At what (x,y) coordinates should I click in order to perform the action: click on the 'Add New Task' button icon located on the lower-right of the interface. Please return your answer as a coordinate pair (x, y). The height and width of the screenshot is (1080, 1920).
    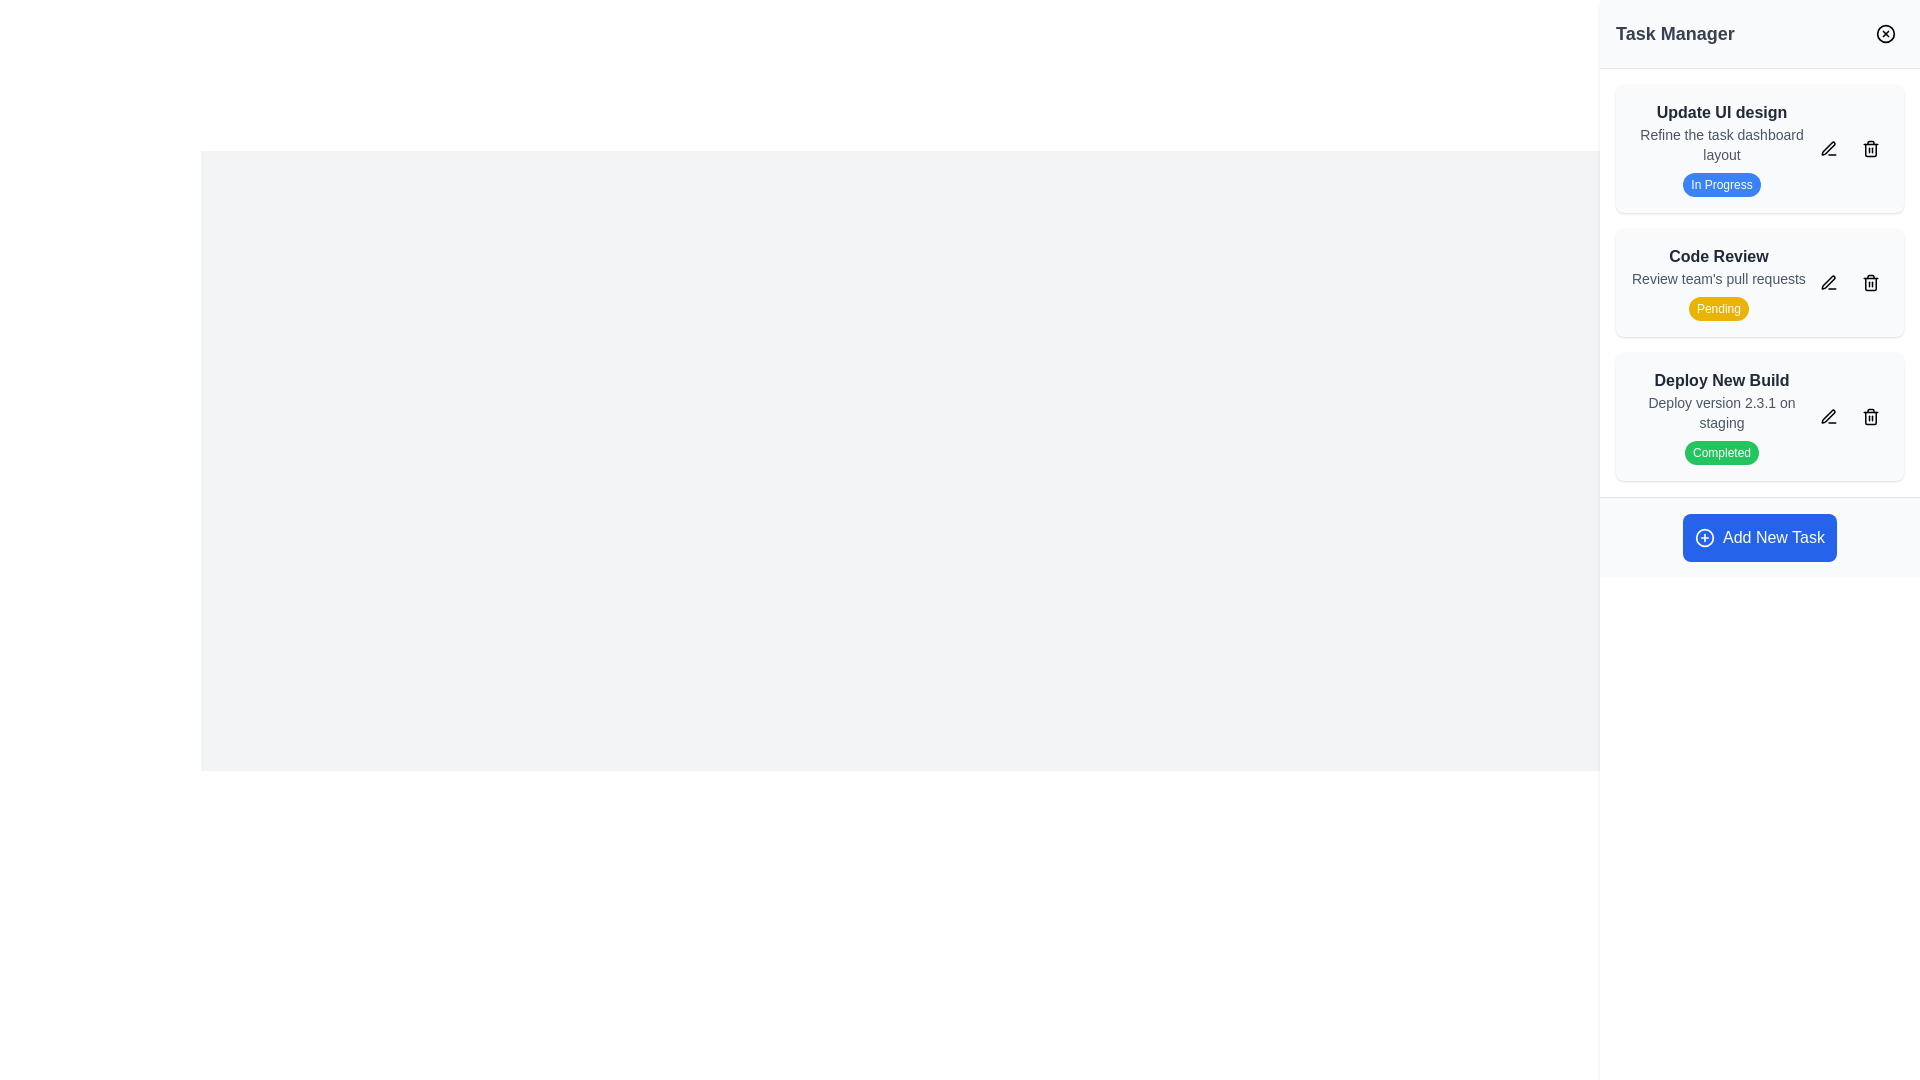
    Looking at the image, I should click on (1703, 536).